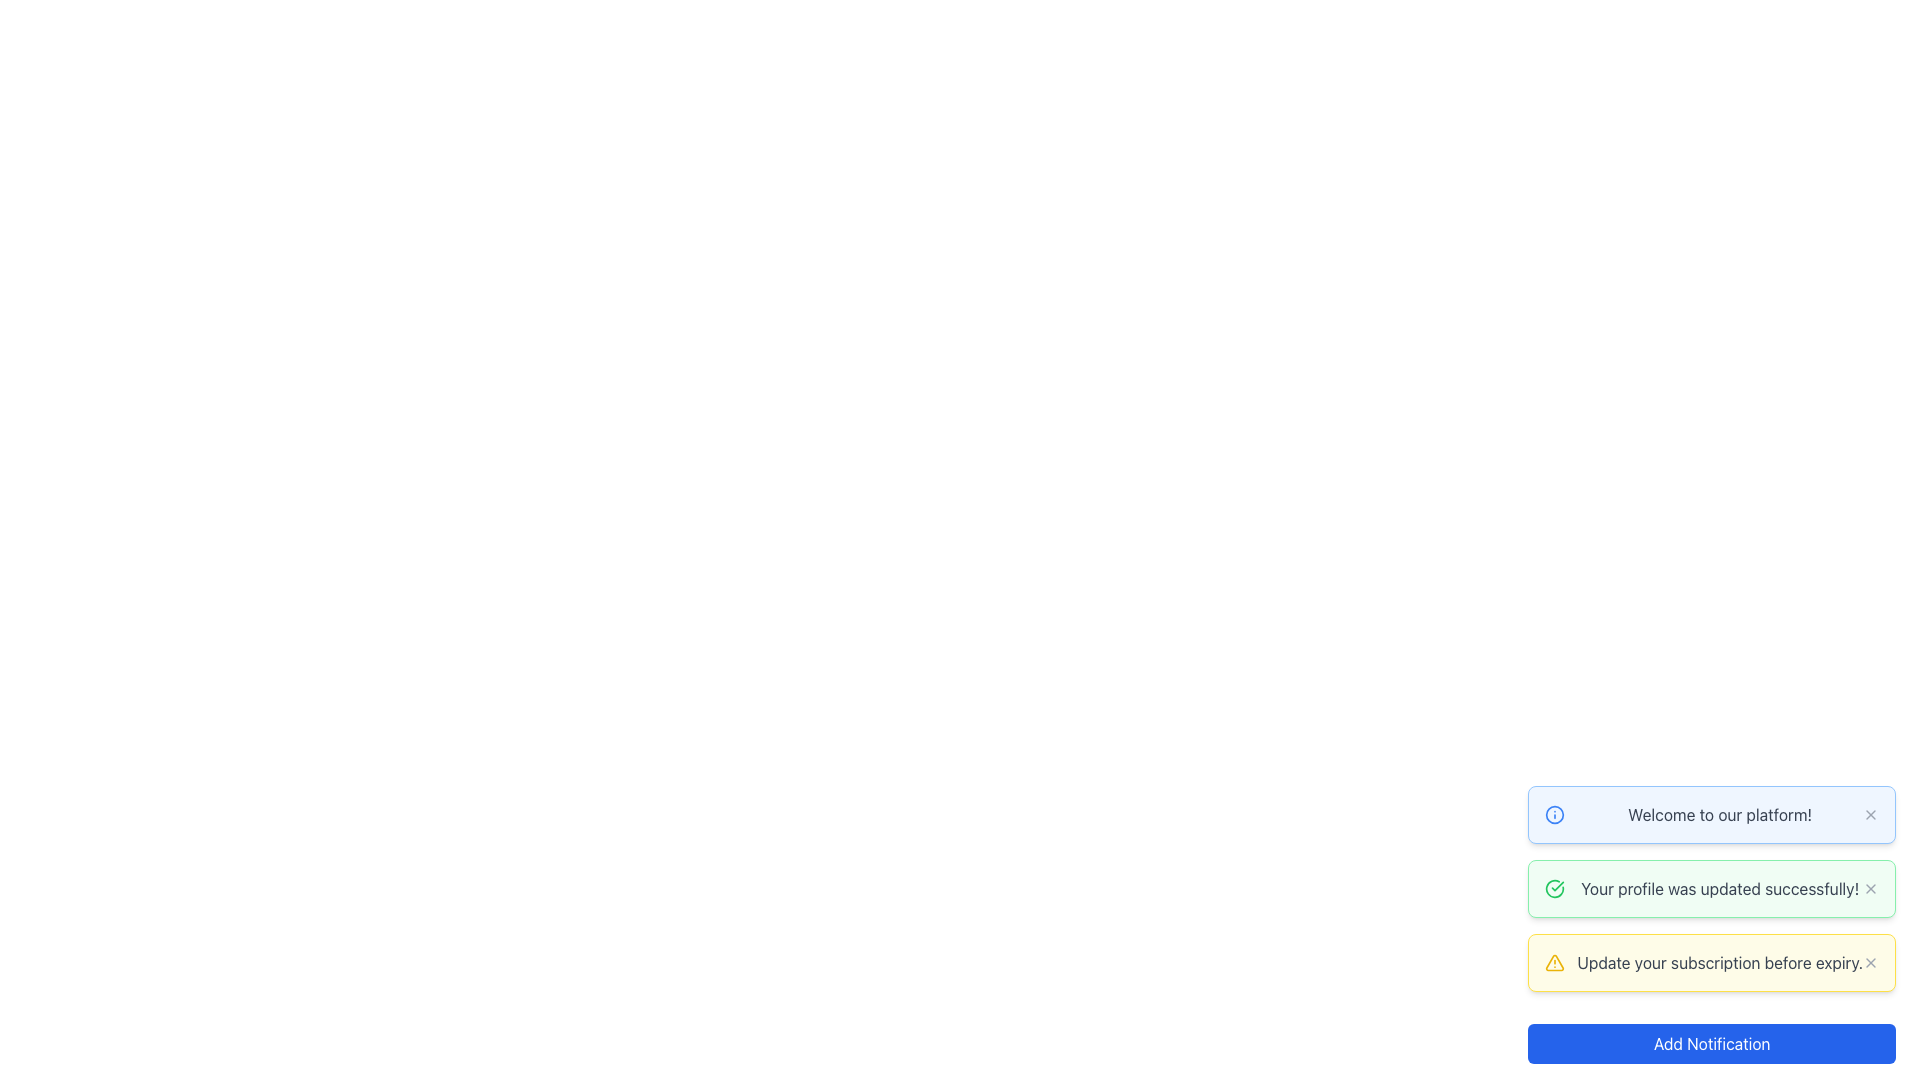 This screenshot has width=1920, height=1080. What do you see at coordinates (1554, 887) in the screenshot?
I see `the success indicator icon located at the beginning of the notification bar that confirms the user's profile update, which has a green background` at bounding box center [1554, 887].